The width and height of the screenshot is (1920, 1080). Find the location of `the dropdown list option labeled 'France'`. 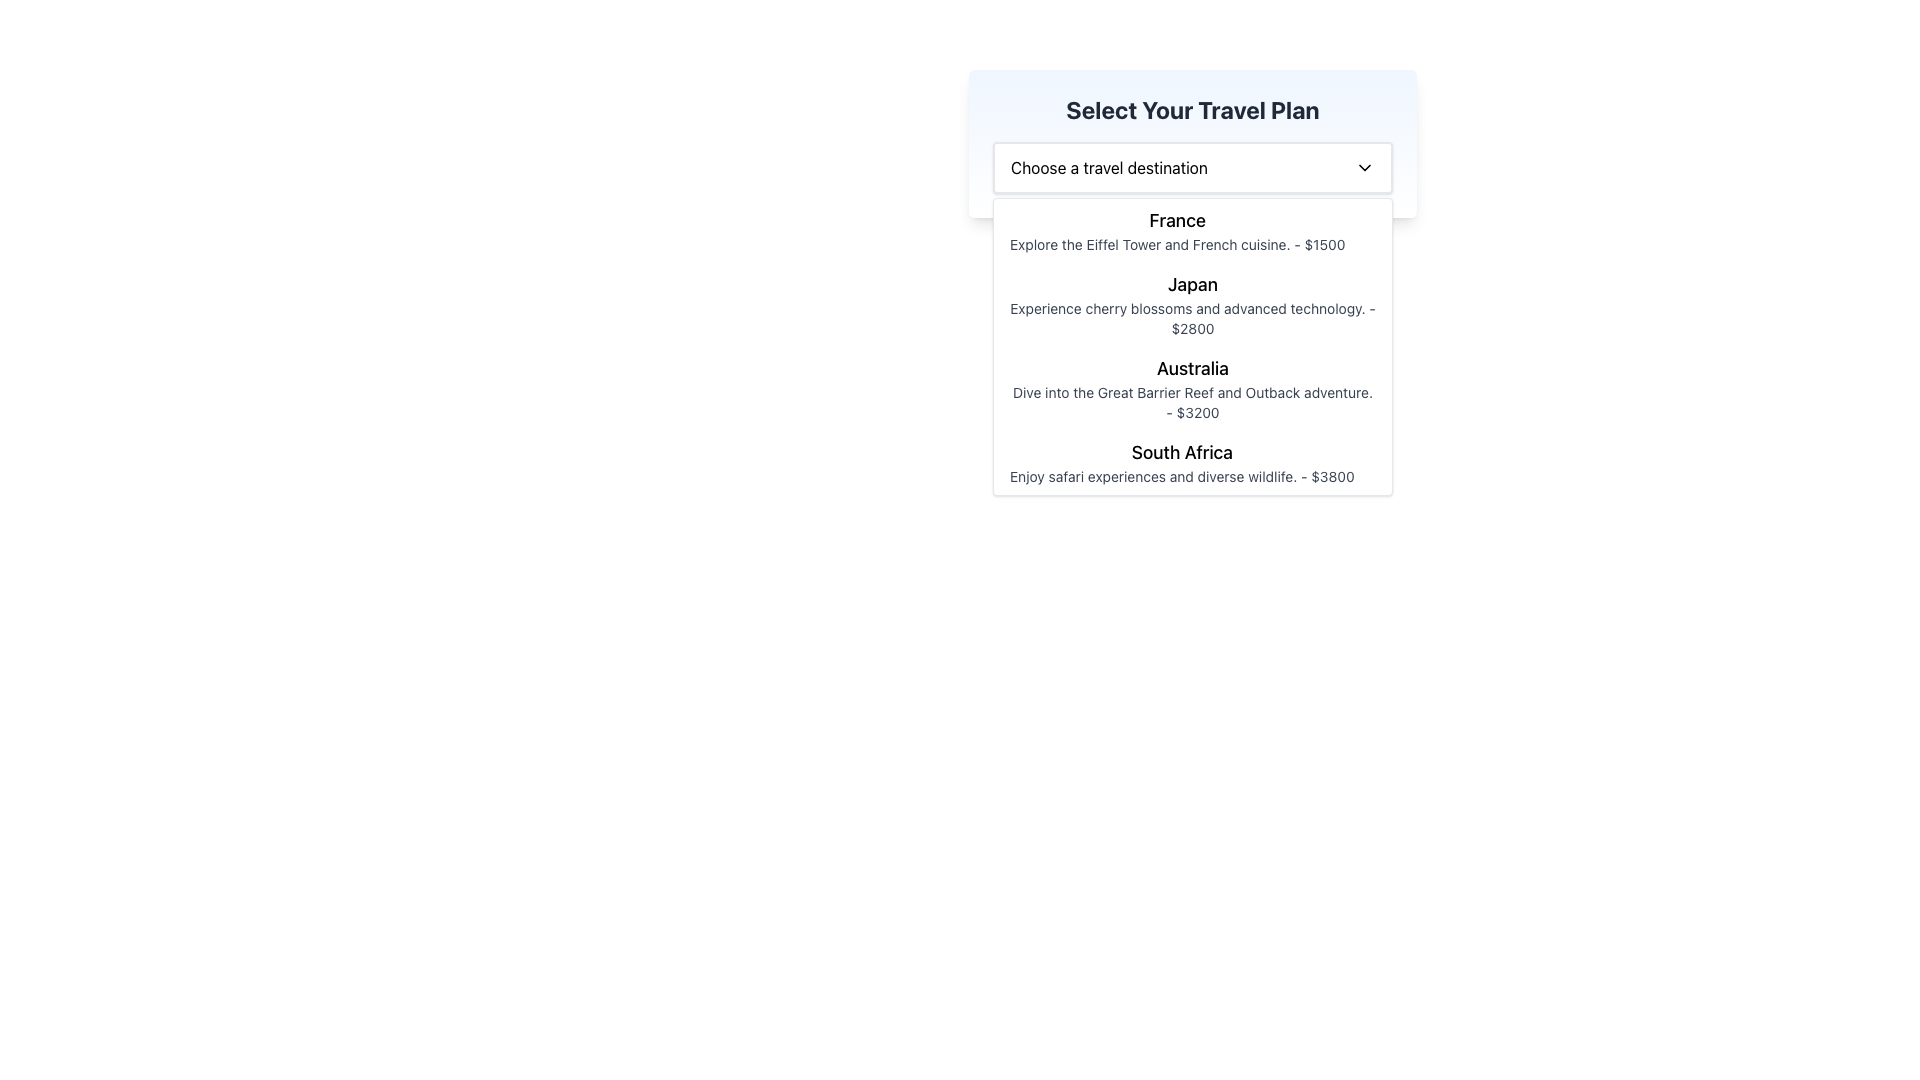

the dropdown list option labeled 'France' is located at coordinates (1177, 230).